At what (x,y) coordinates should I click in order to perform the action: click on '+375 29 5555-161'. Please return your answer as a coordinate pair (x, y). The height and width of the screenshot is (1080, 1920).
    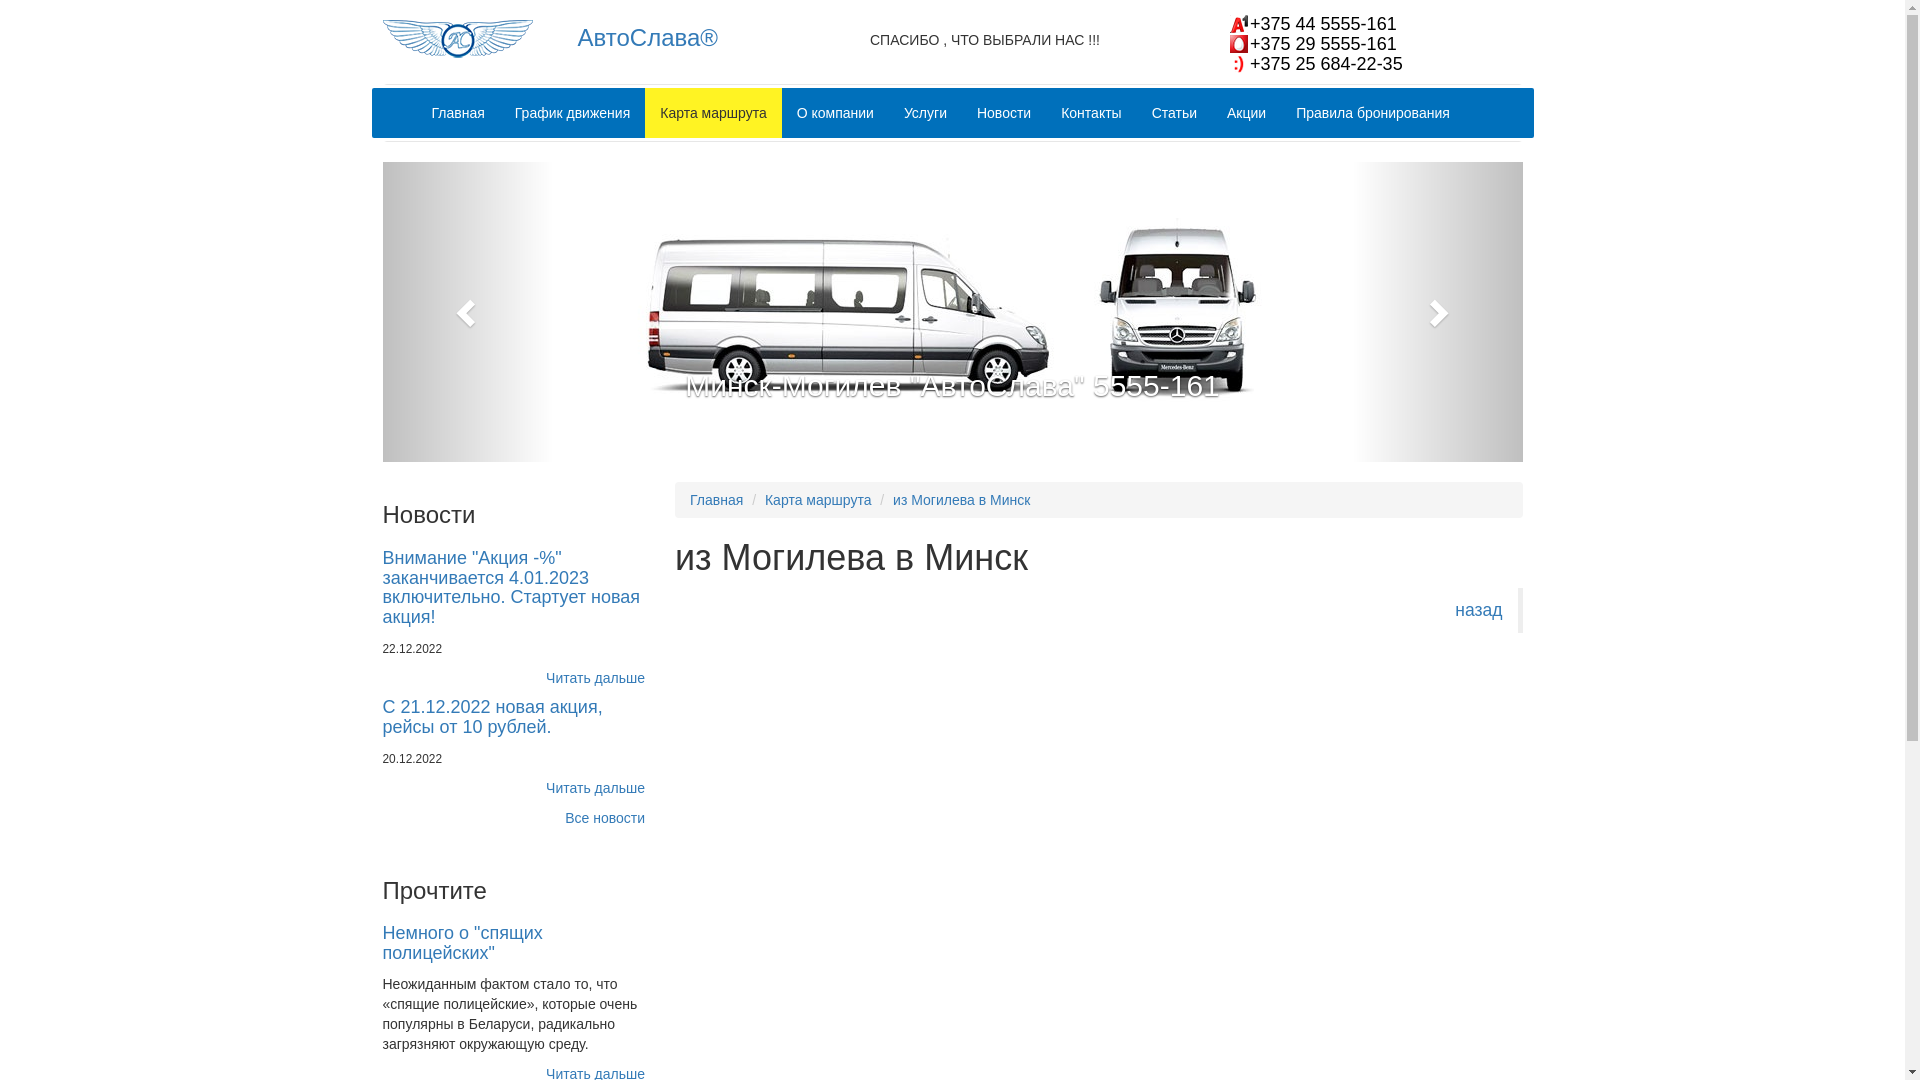
    Looking at the image, I should click on (1313, 43).